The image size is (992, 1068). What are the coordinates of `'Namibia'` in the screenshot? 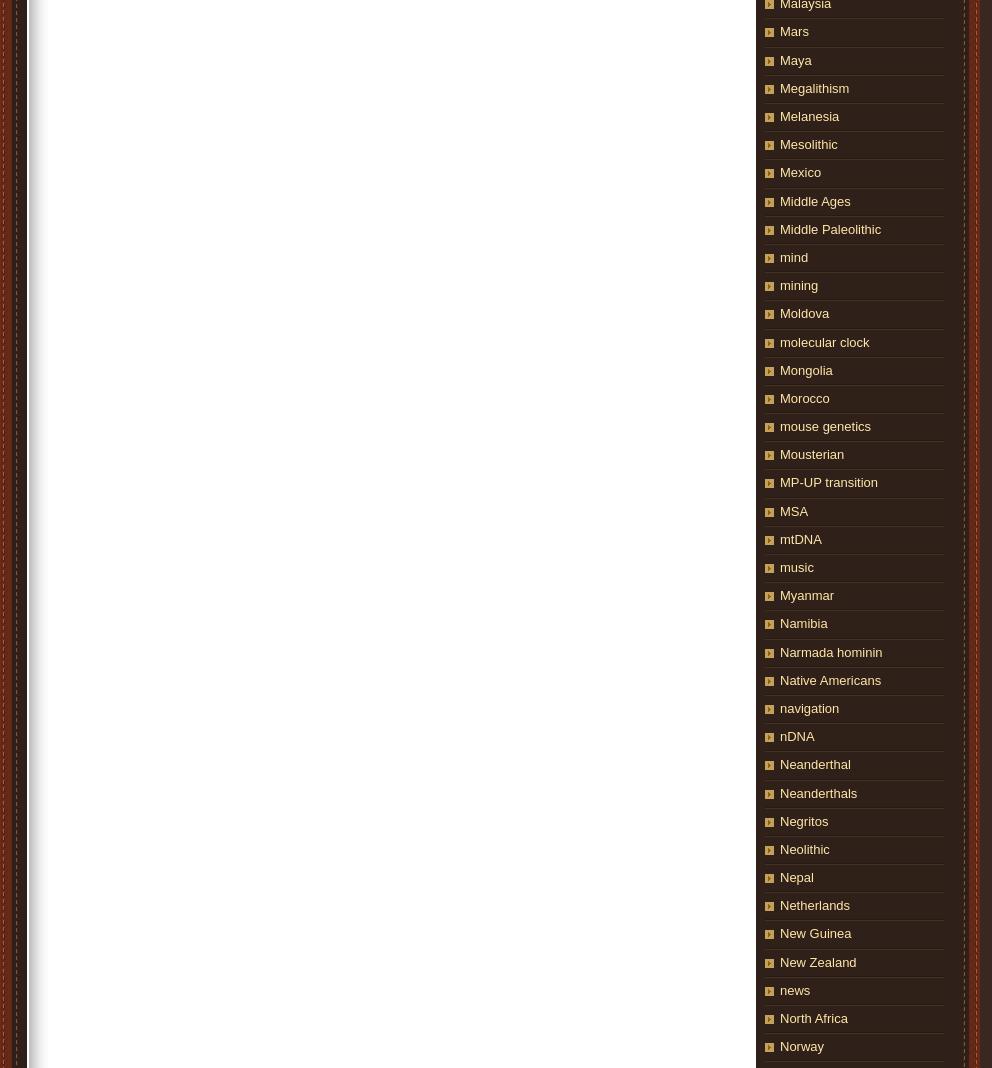 It's located at (803, 622).